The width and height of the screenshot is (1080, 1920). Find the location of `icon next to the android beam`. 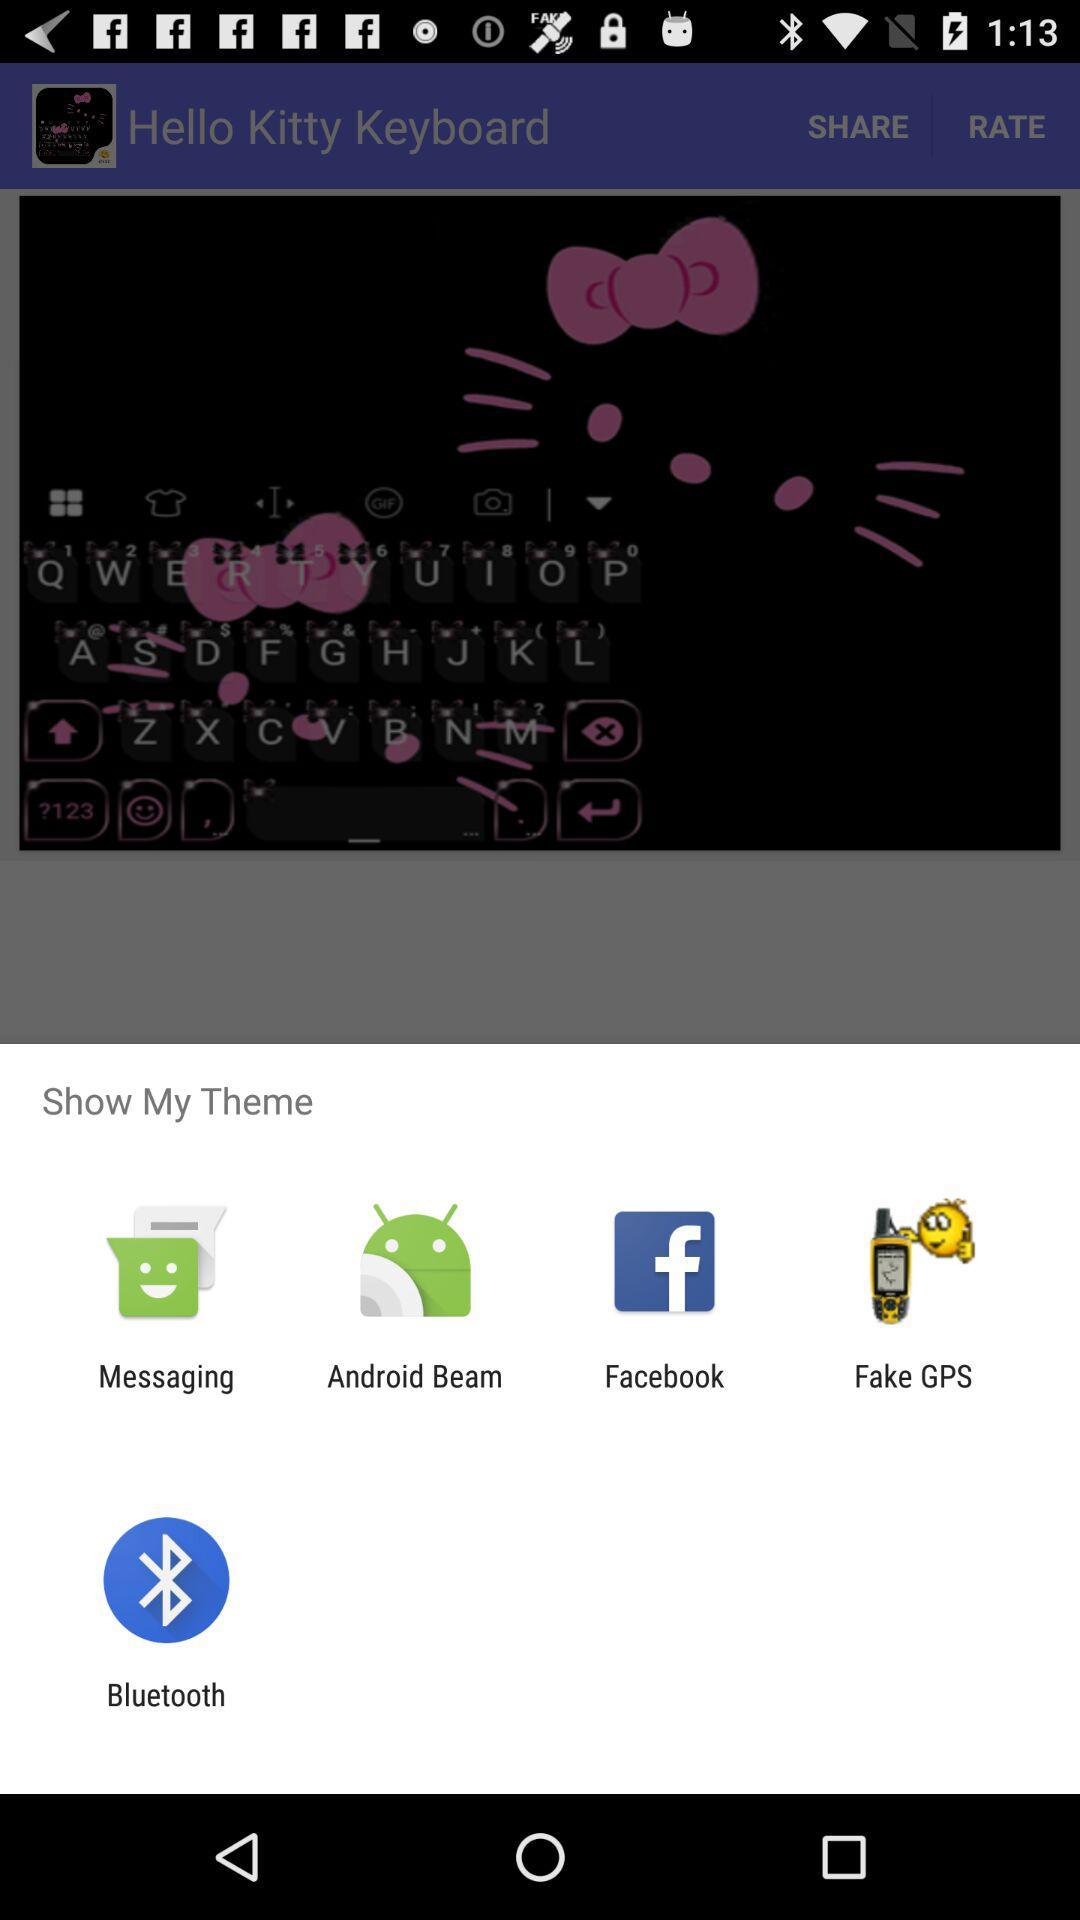

icon next to the android beam is located at coordinates (165, 1392).